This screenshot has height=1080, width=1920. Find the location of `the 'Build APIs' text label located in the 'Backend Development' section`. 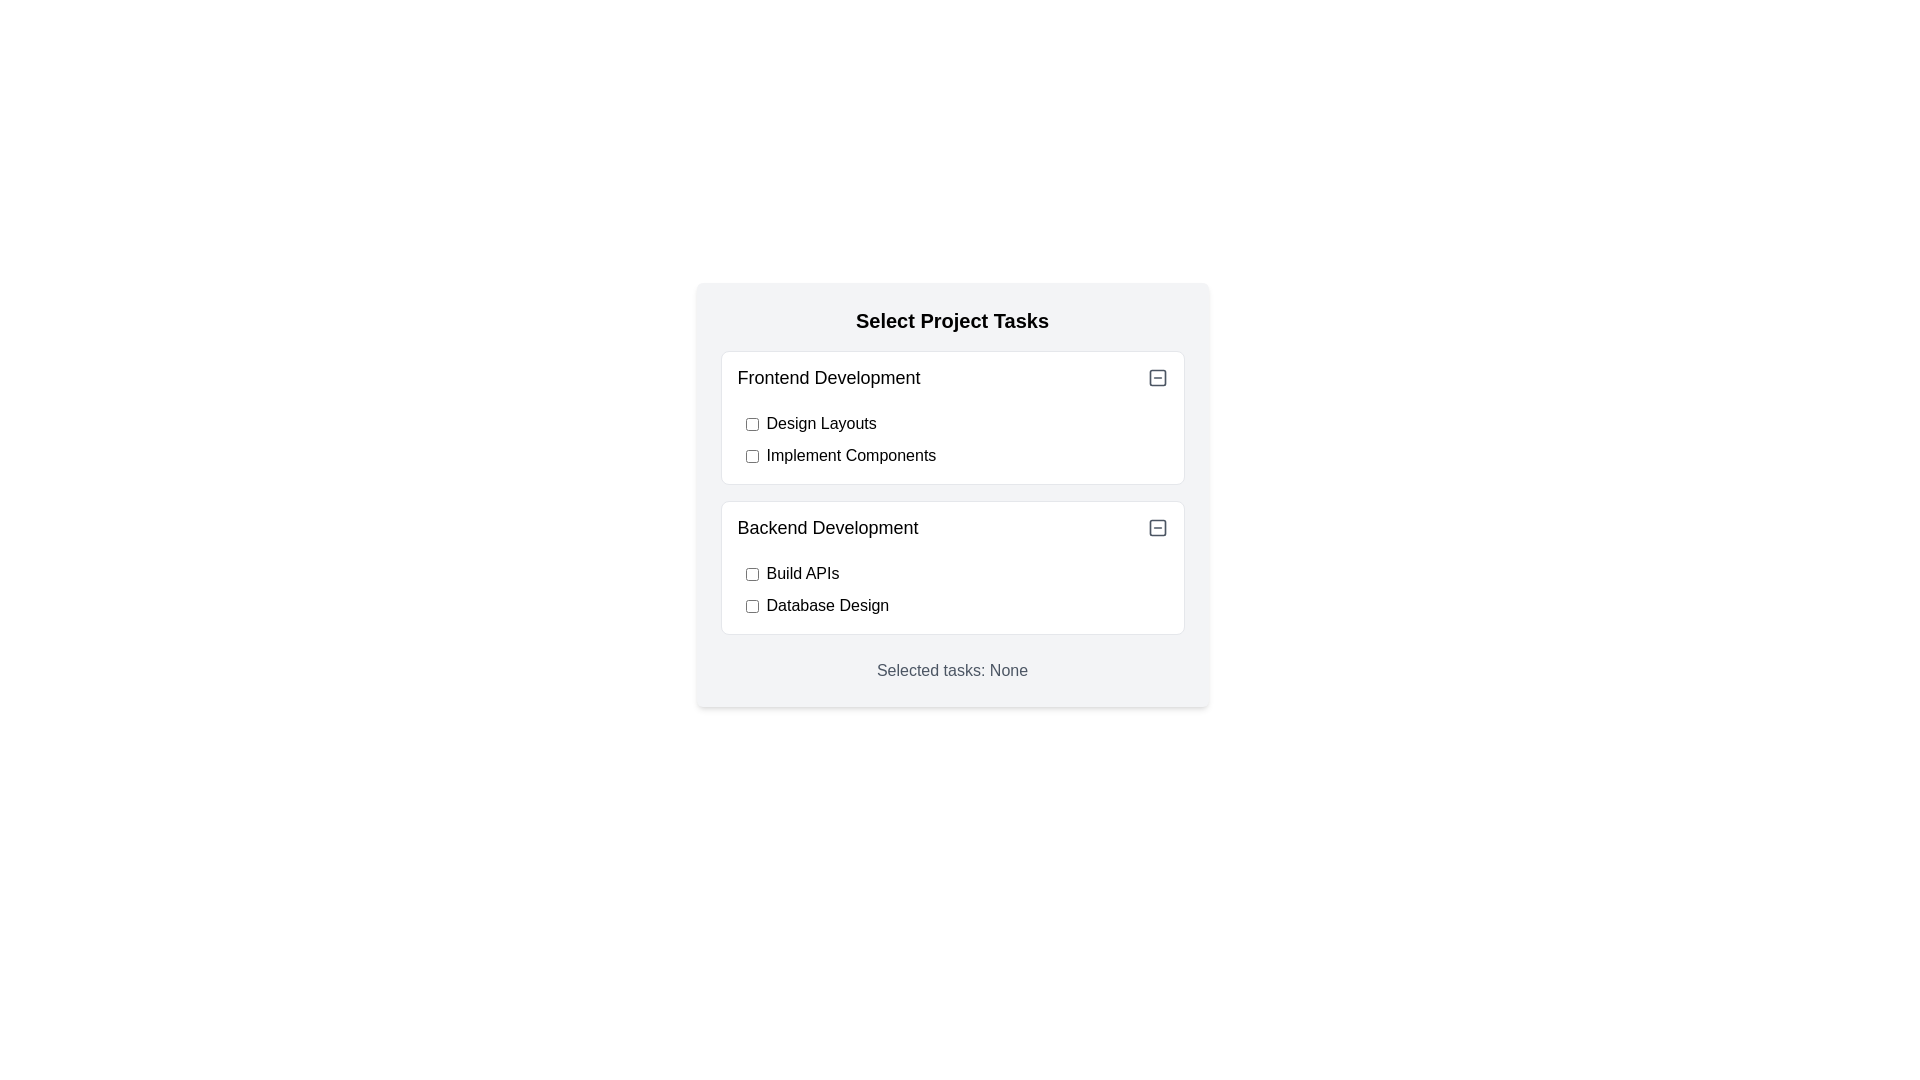

the 'Build APIs' text label located in the 'Backend Development' section is located at coordinates (802, 574).